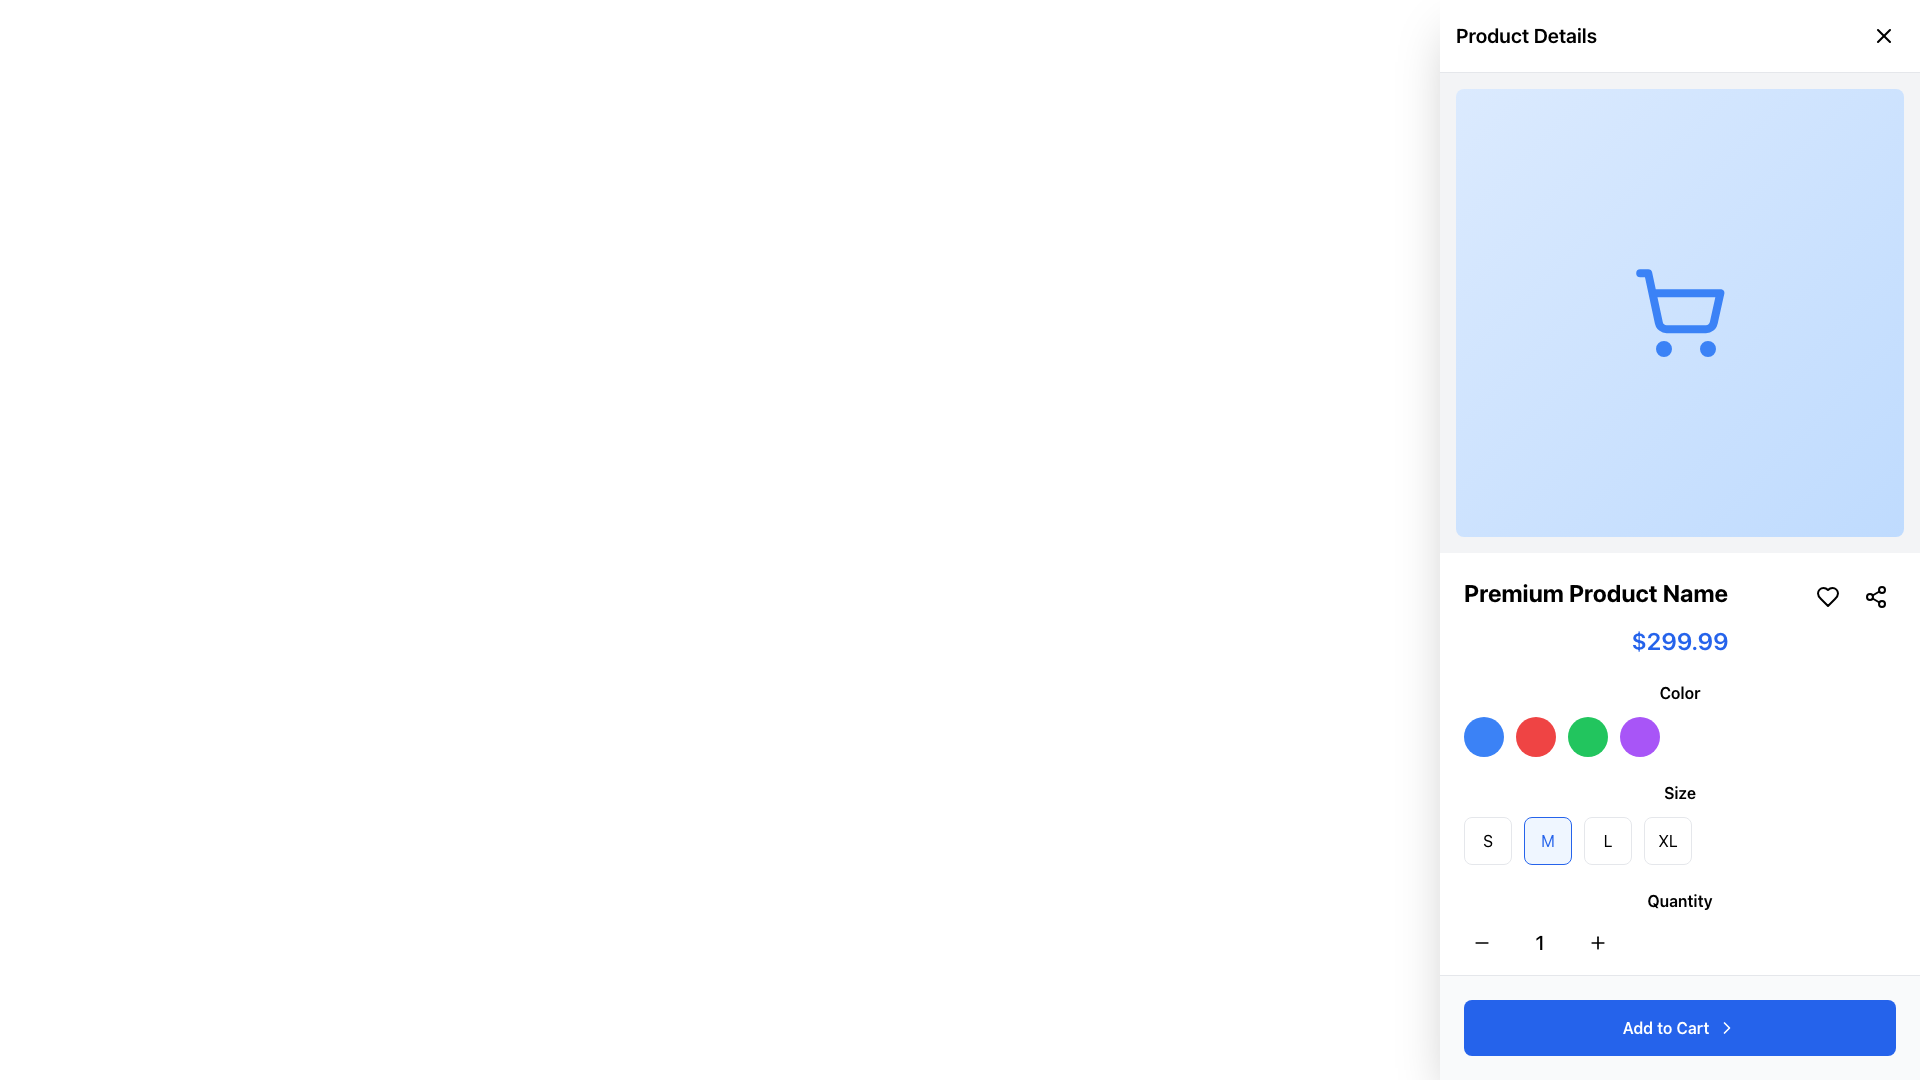  Describe the element at coordinates (1828, 596) in the screenshot. I see `the heart-shaped icon located in the top-right of the product details section` at that location.